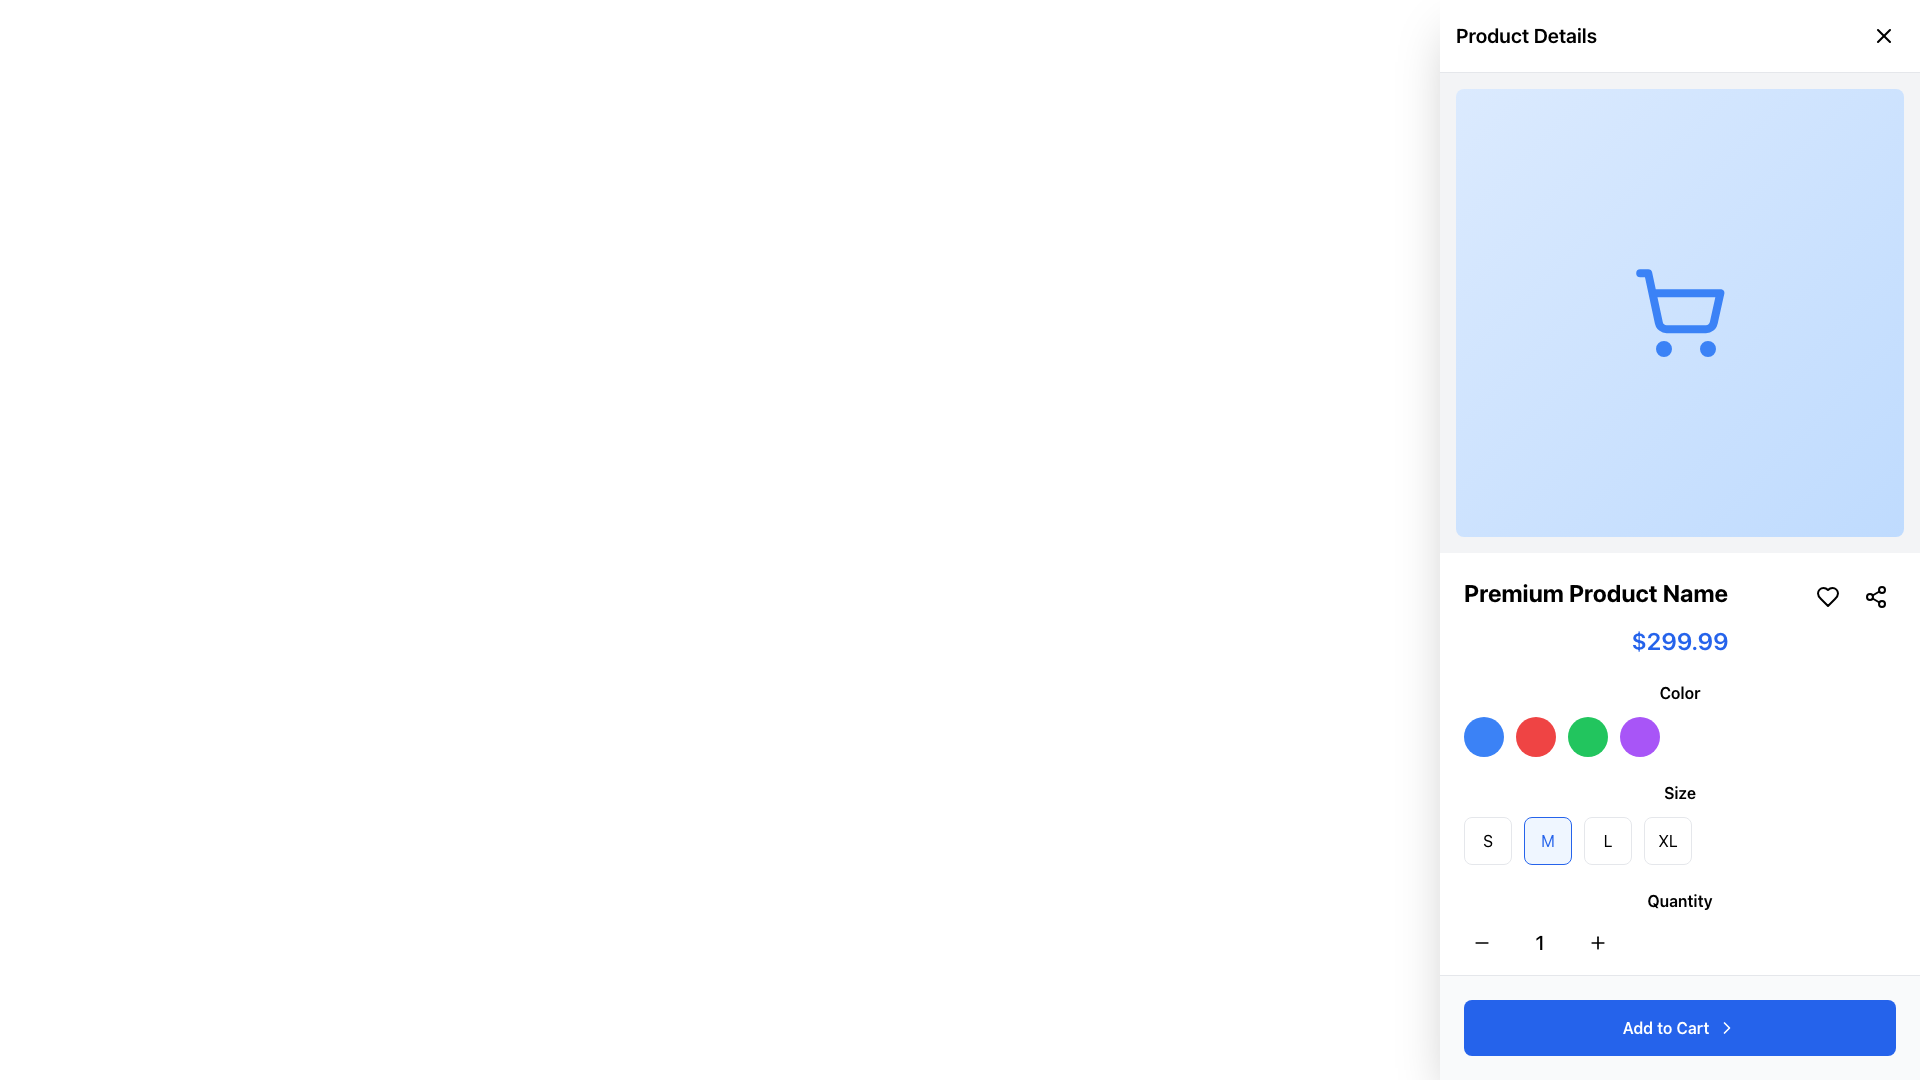  Describe the element at coordinates (1828, 596) in the screenshot. I see `the heart-shaped icon located in the top-right of the product details section` at that location.